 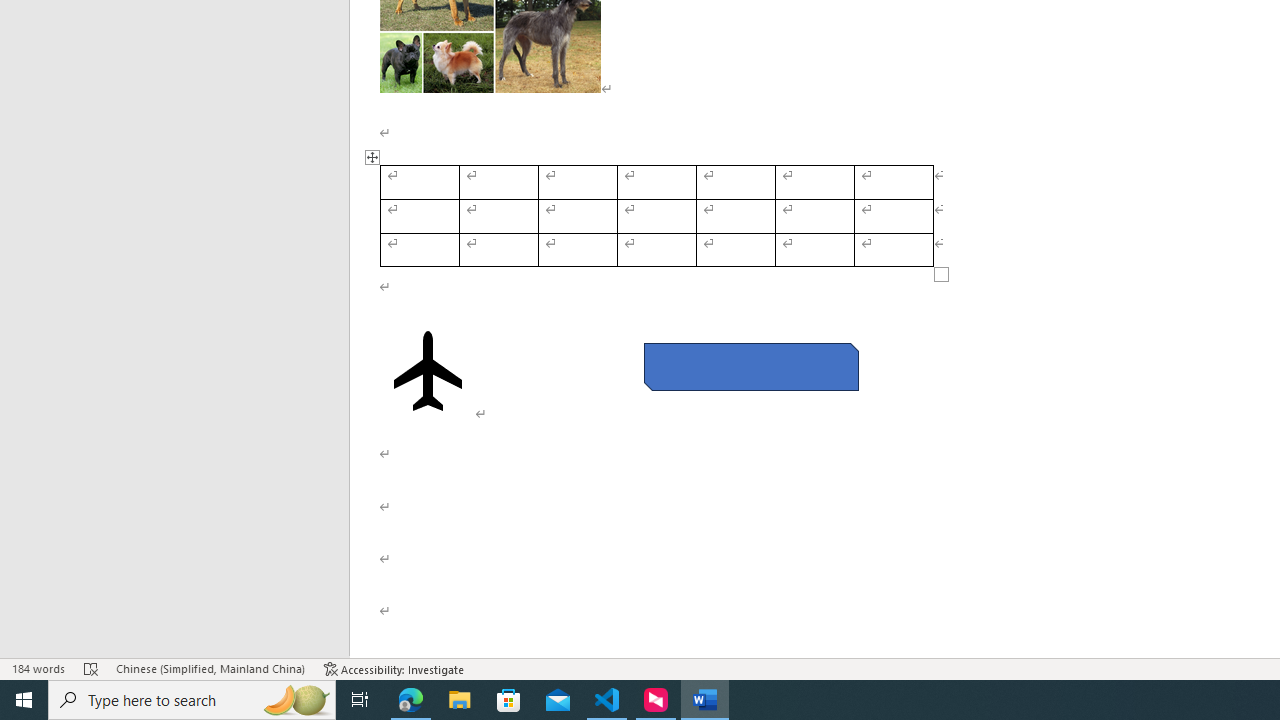 I want to click on 'Word Count 184 words', so click(x=38, y=669).